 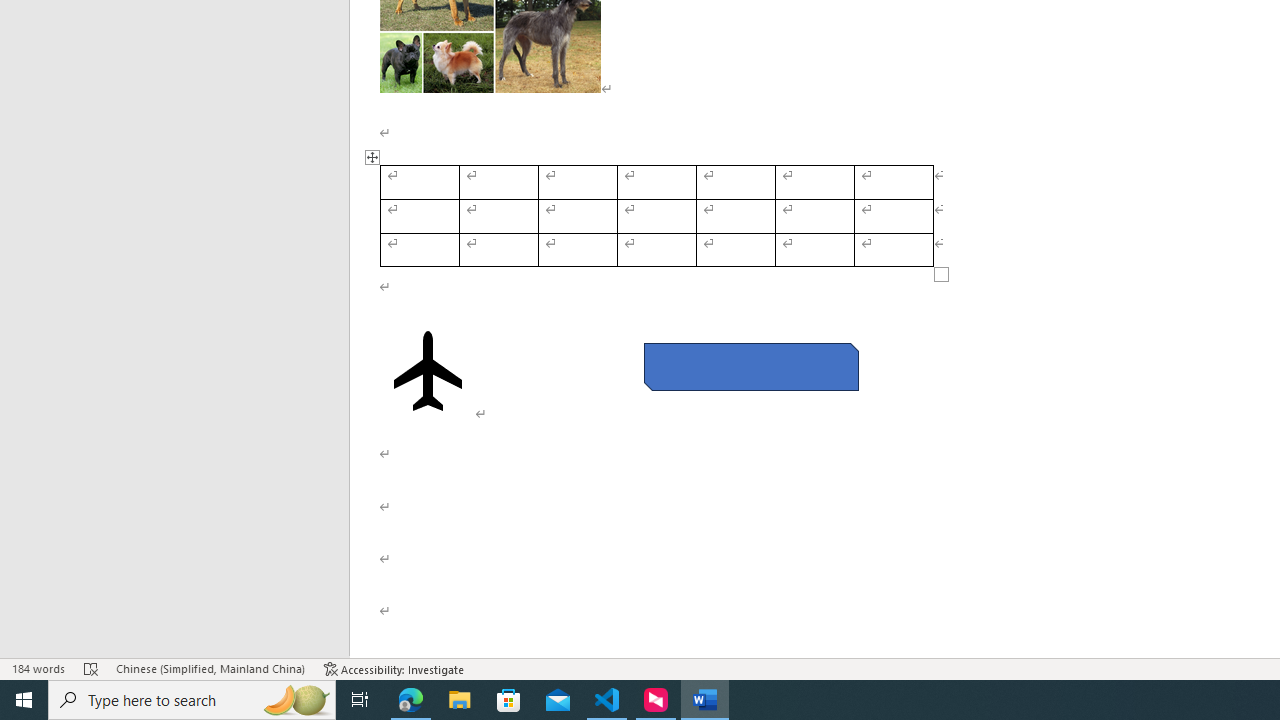 I want to click on 'Word Count 184 words', so click(x=38, y=669).